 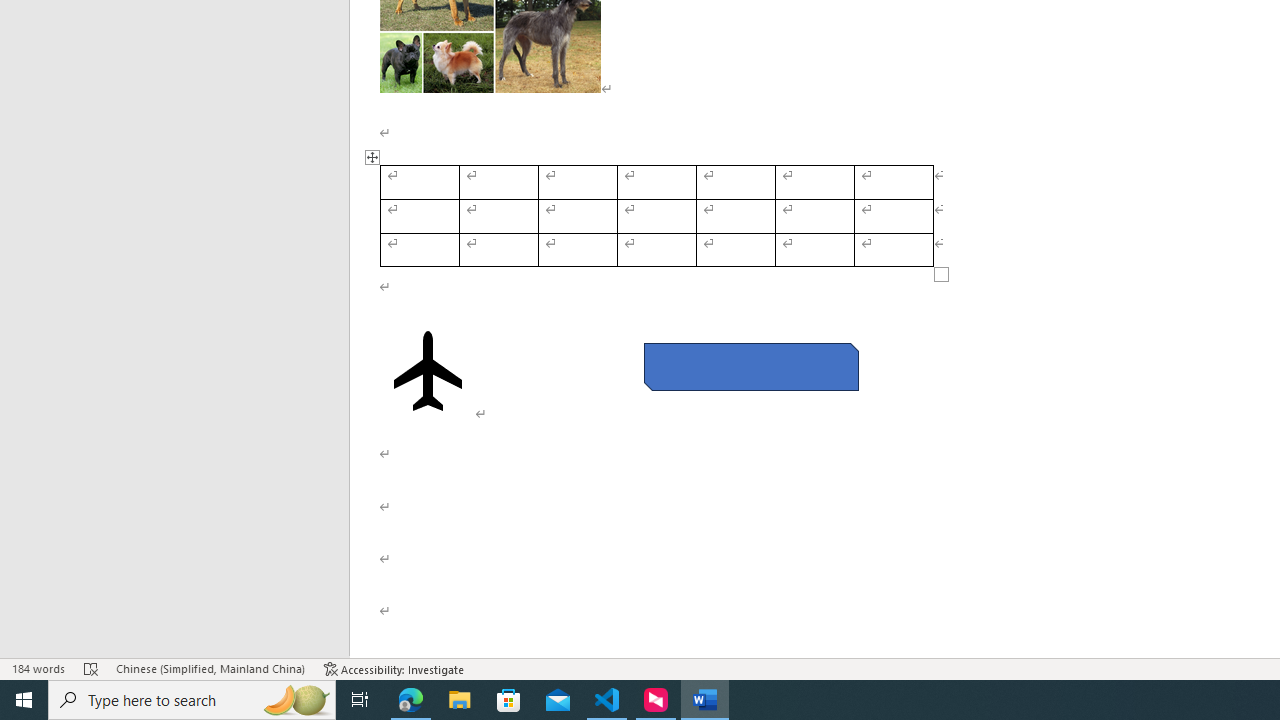 I want to click on 'Word Count 184 words', so click(x=38, y=669).